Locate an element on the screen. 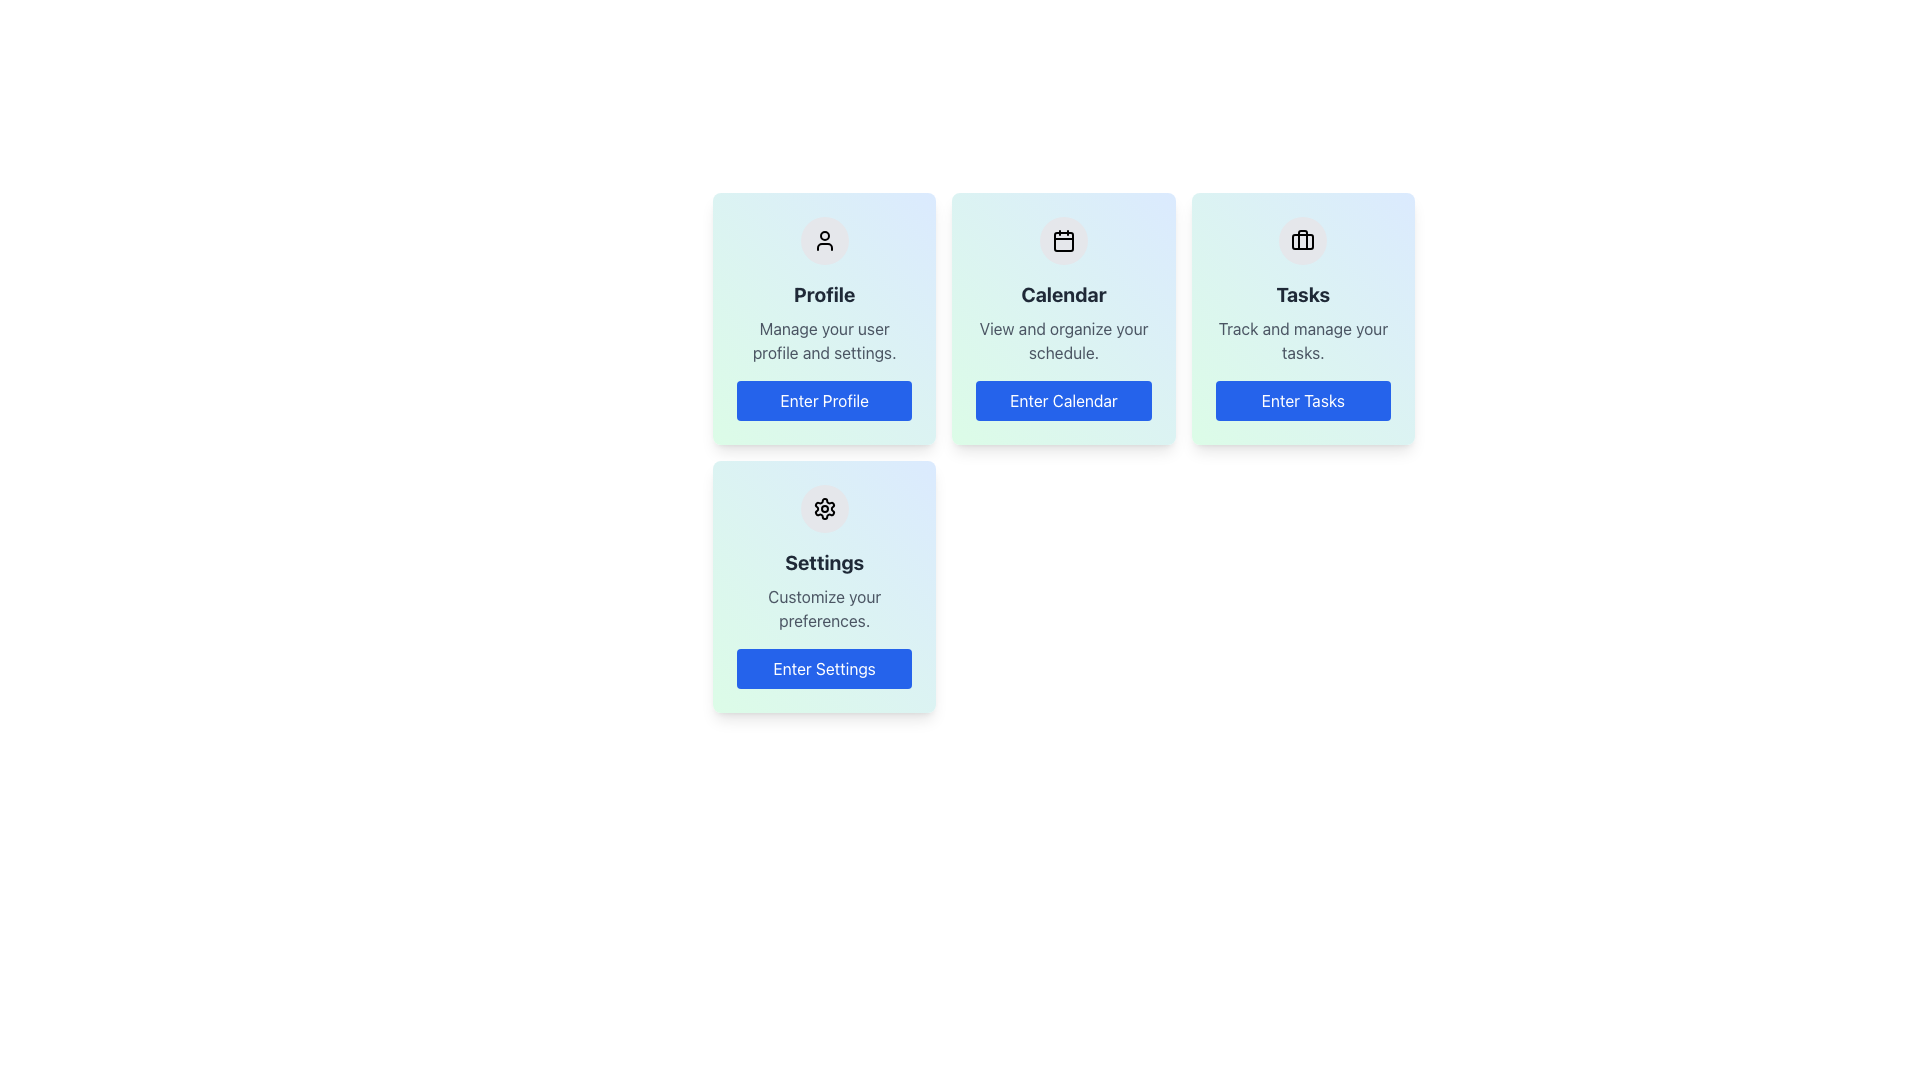 This screenshot has height=1080, width=1920. the fourth card in the grid layout that provides access to the Settings feature is located at coordinates (824, 585).